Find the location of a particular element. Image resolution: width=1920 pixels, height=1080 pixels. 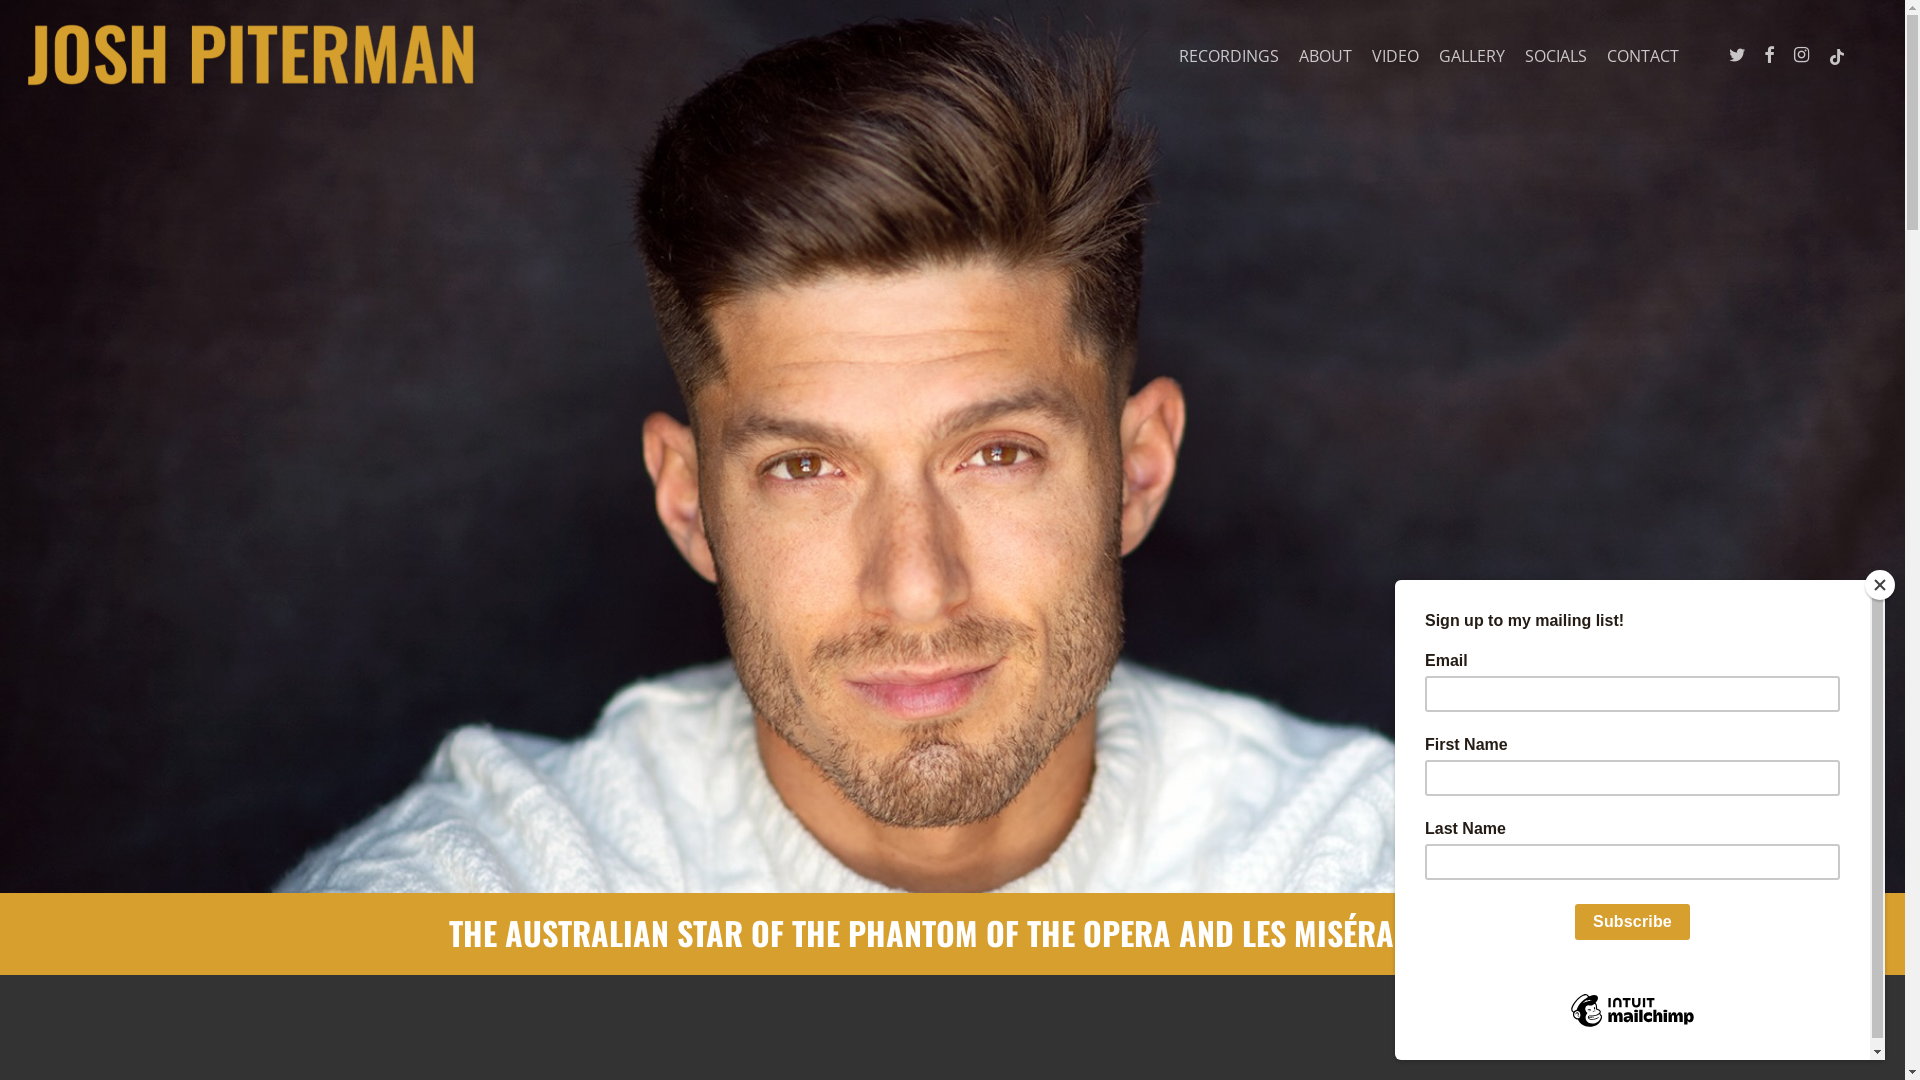

'TWITTER' is located at coordinates (1736, 53).